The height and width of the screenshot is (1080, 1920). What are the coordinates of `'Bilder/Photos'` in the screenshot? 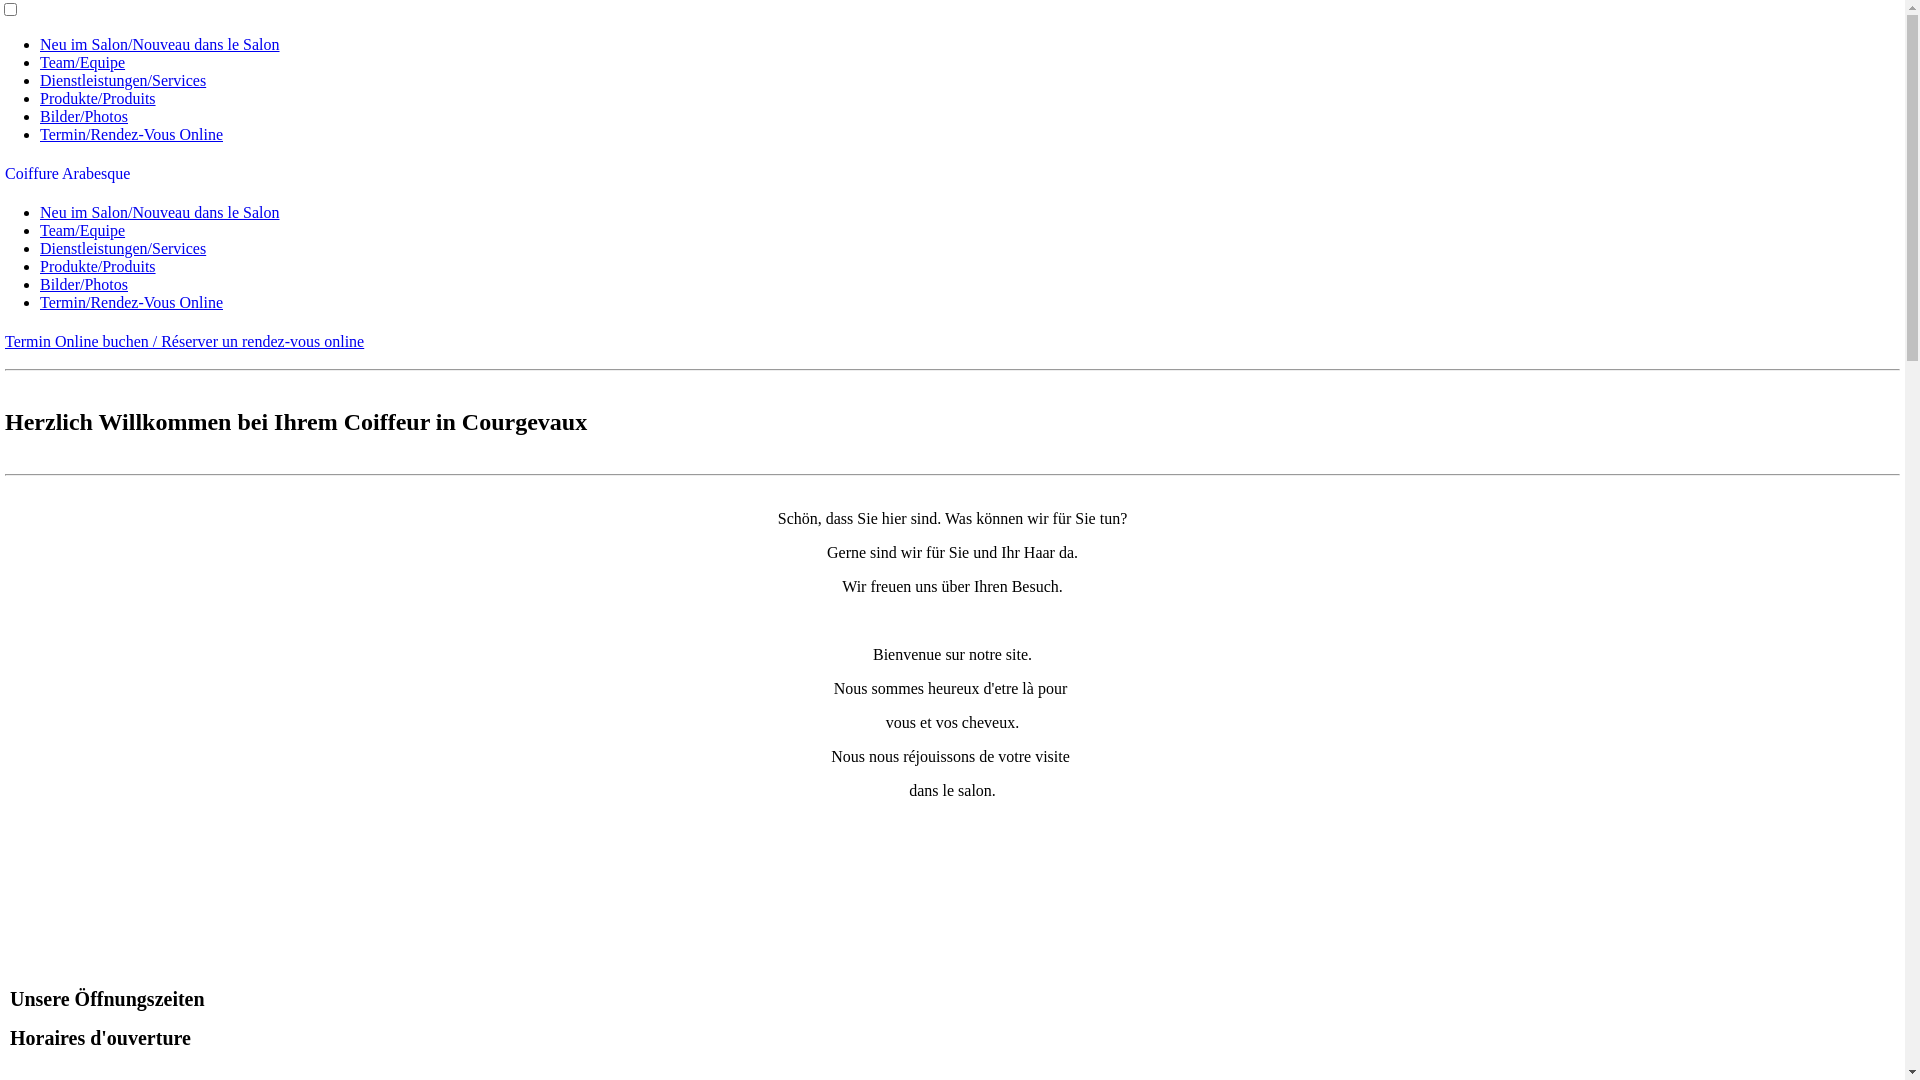 It's located at (82, 116).